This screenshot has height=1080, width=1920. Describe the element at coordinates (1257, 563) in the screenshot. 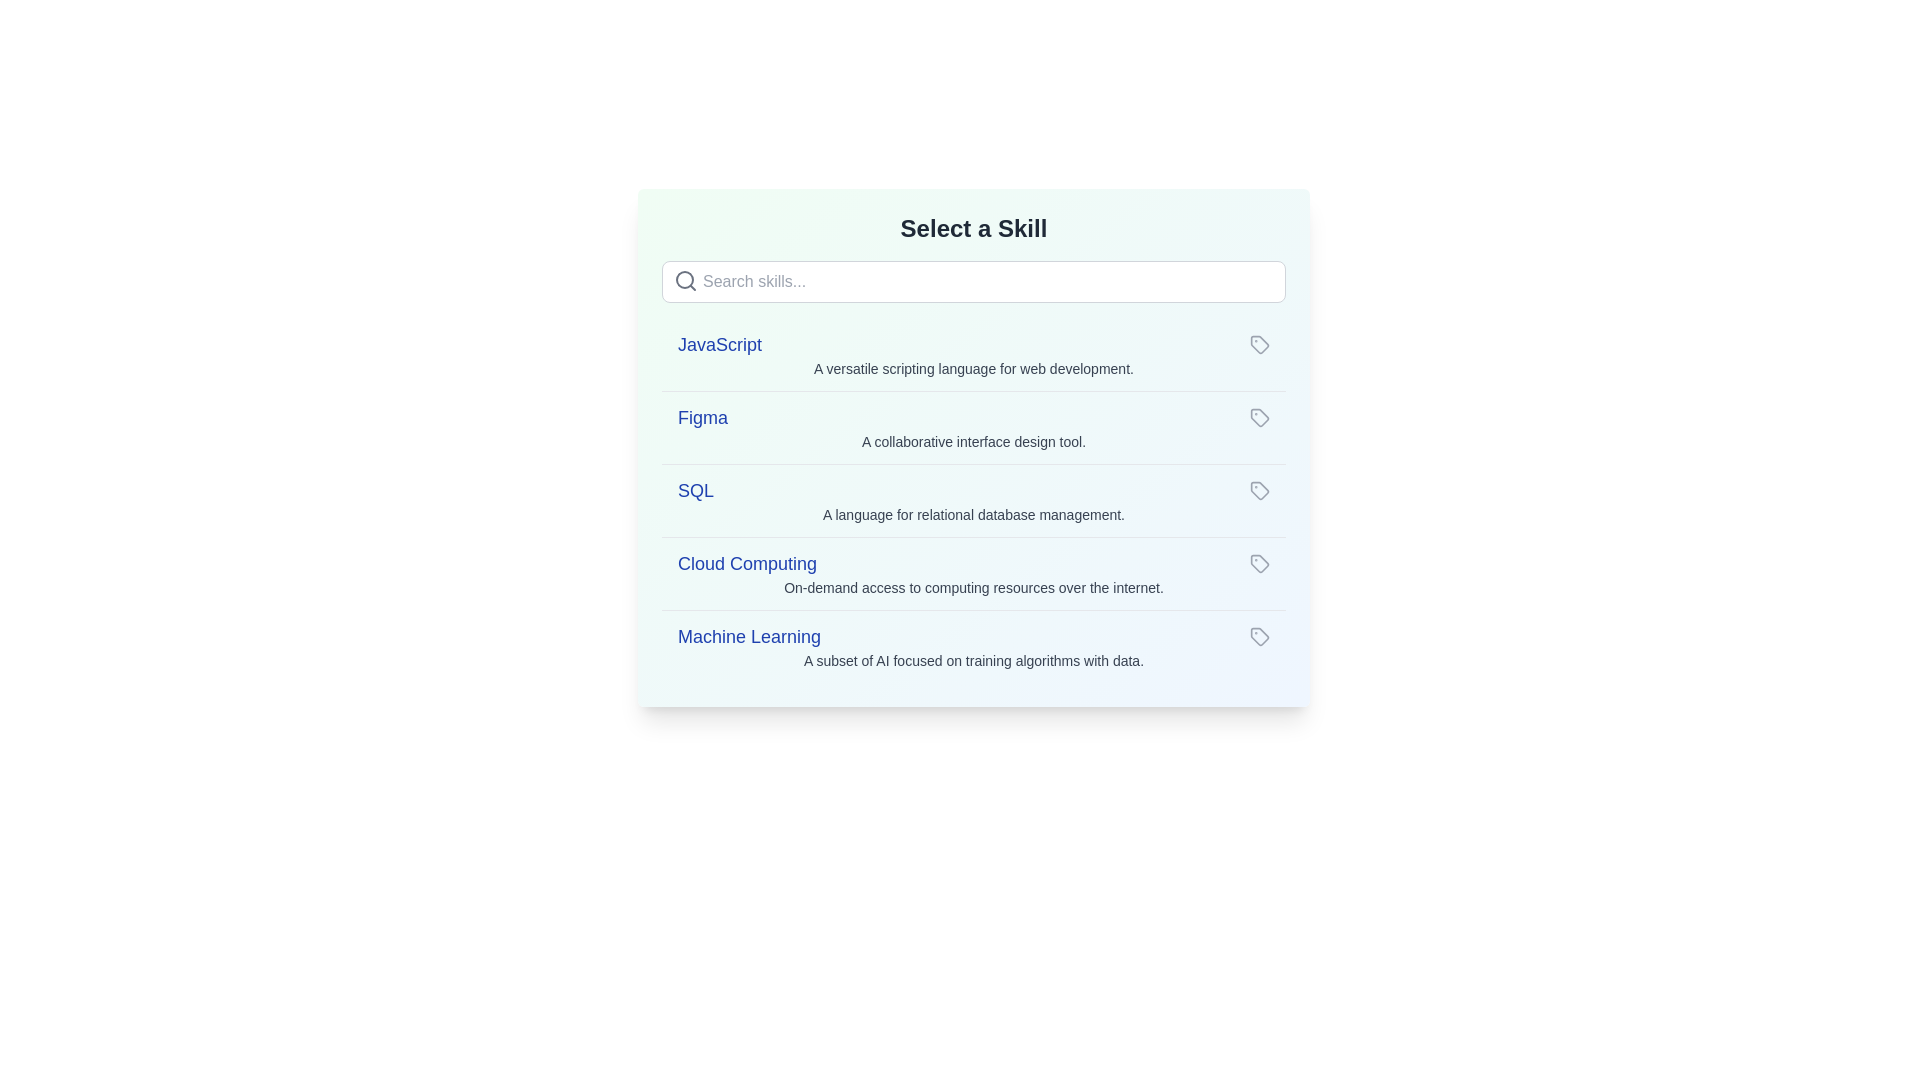

I see `the tag icon associated with the 'Cloud Computing' skill entry` at that location.